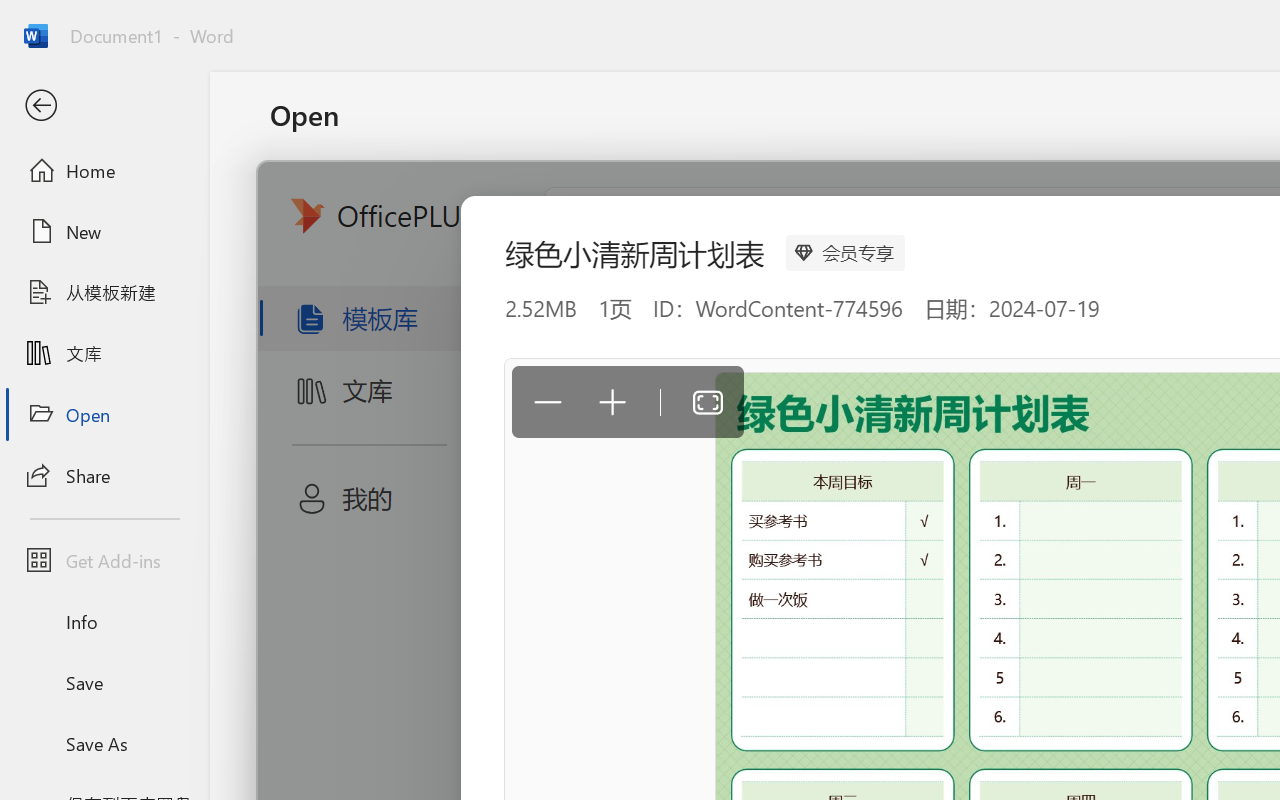 This screenshot has width=1280, height=800. Describe the element at coordinates (103, 560) in the screenshot. I see `'Get Add-ins'` at that location.